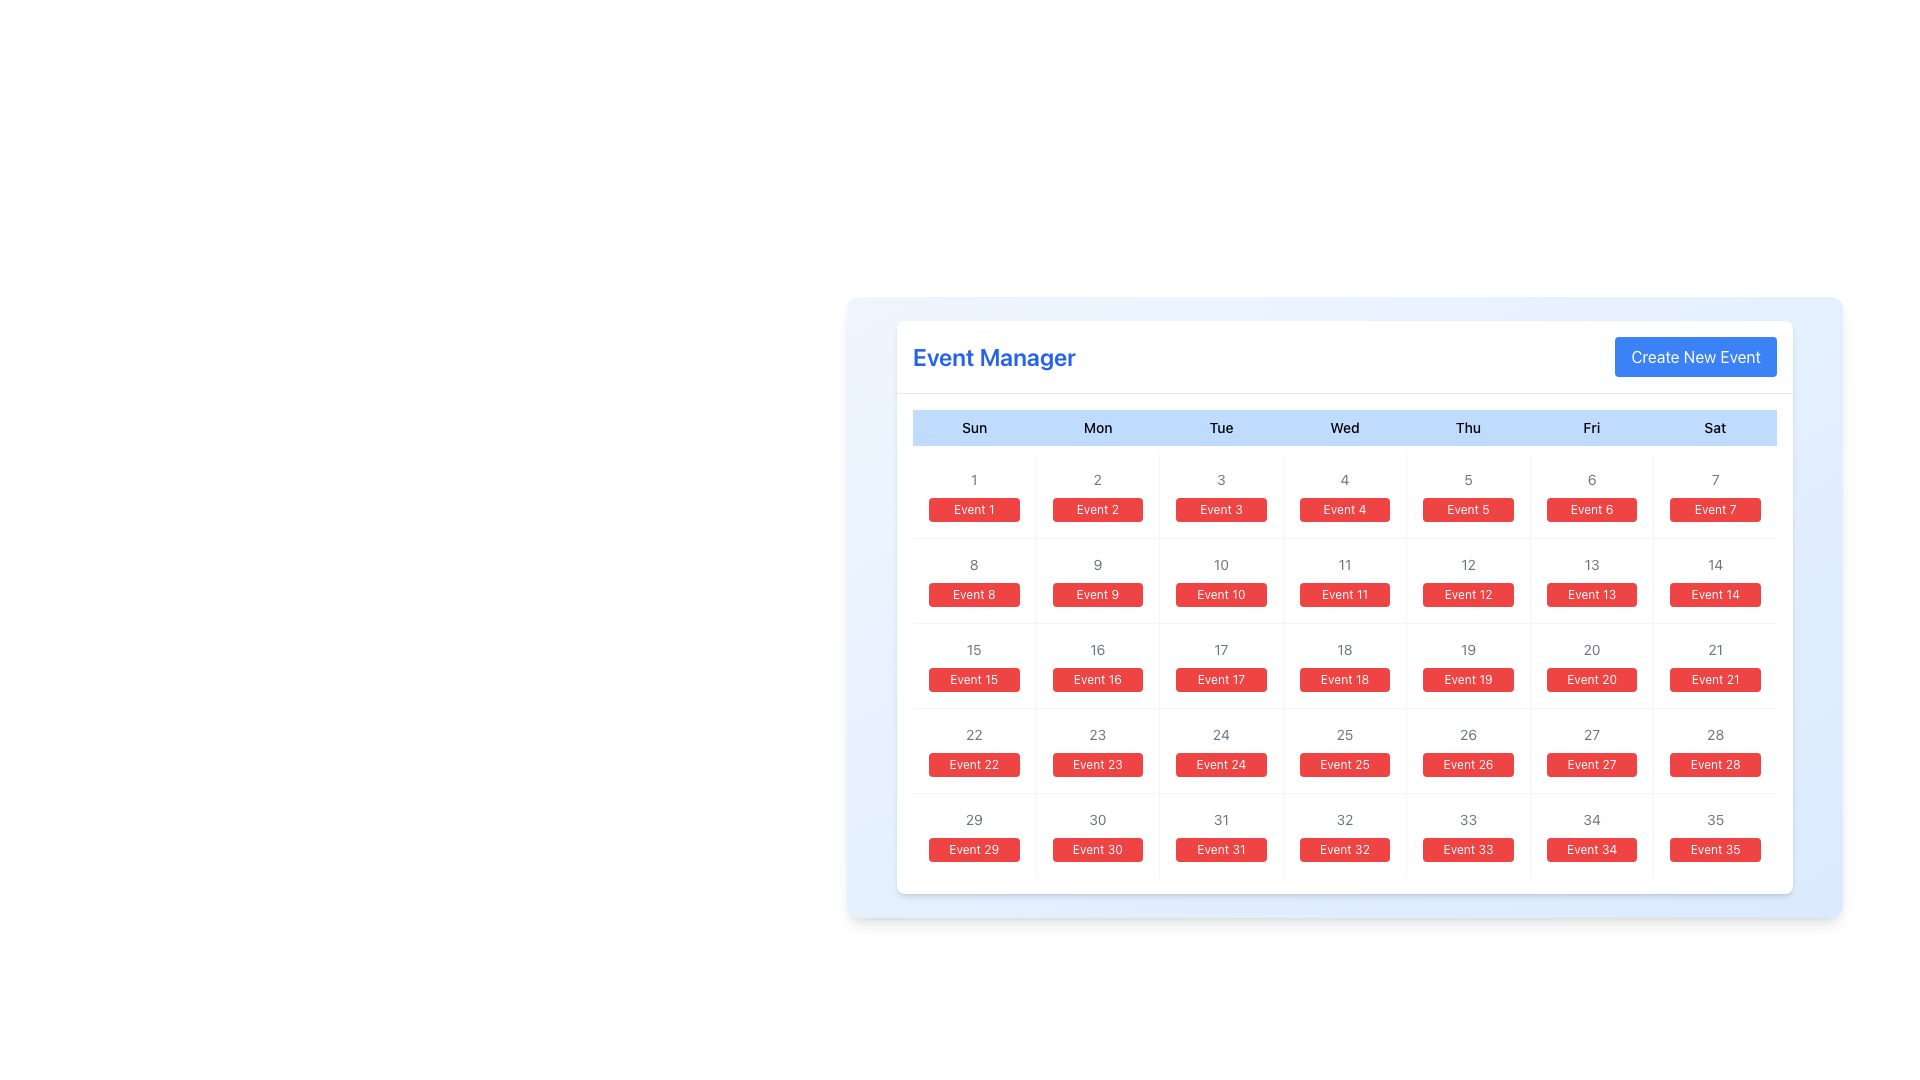 The width and height of the screenshot is (1920, 1080). What do you see at coordinates (1344, 764) in the screenshot?
I see `the button labeled 'Event 25' which is a small rectangular button with a red background and white text, located in the calendar grid view under the column for Wednesday` at bounding box center [1344, 764].